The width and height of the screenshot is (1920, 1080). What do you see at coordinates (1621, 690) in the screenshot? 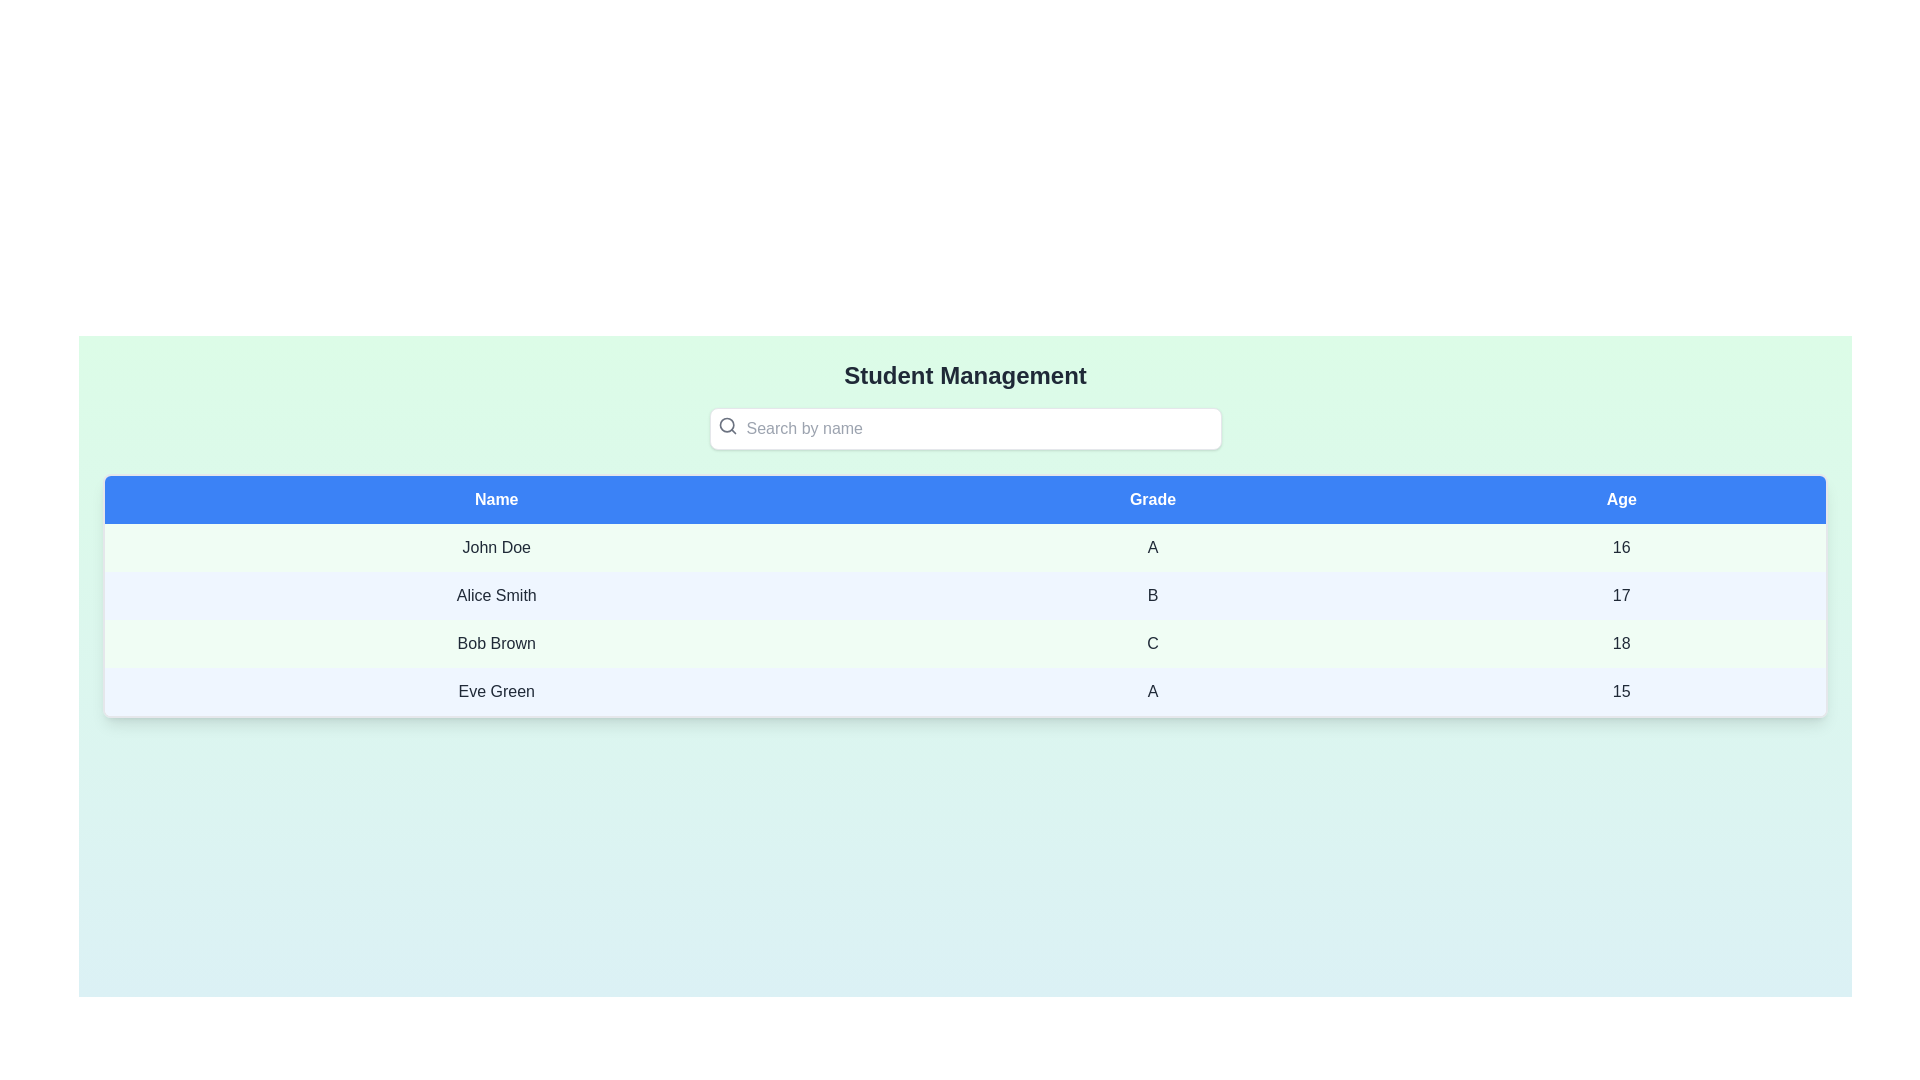
I see `the text component displaying the number '15' located under the 'Age' column in the table row for 'Eve Green'` at bounding box center [1621, 690].